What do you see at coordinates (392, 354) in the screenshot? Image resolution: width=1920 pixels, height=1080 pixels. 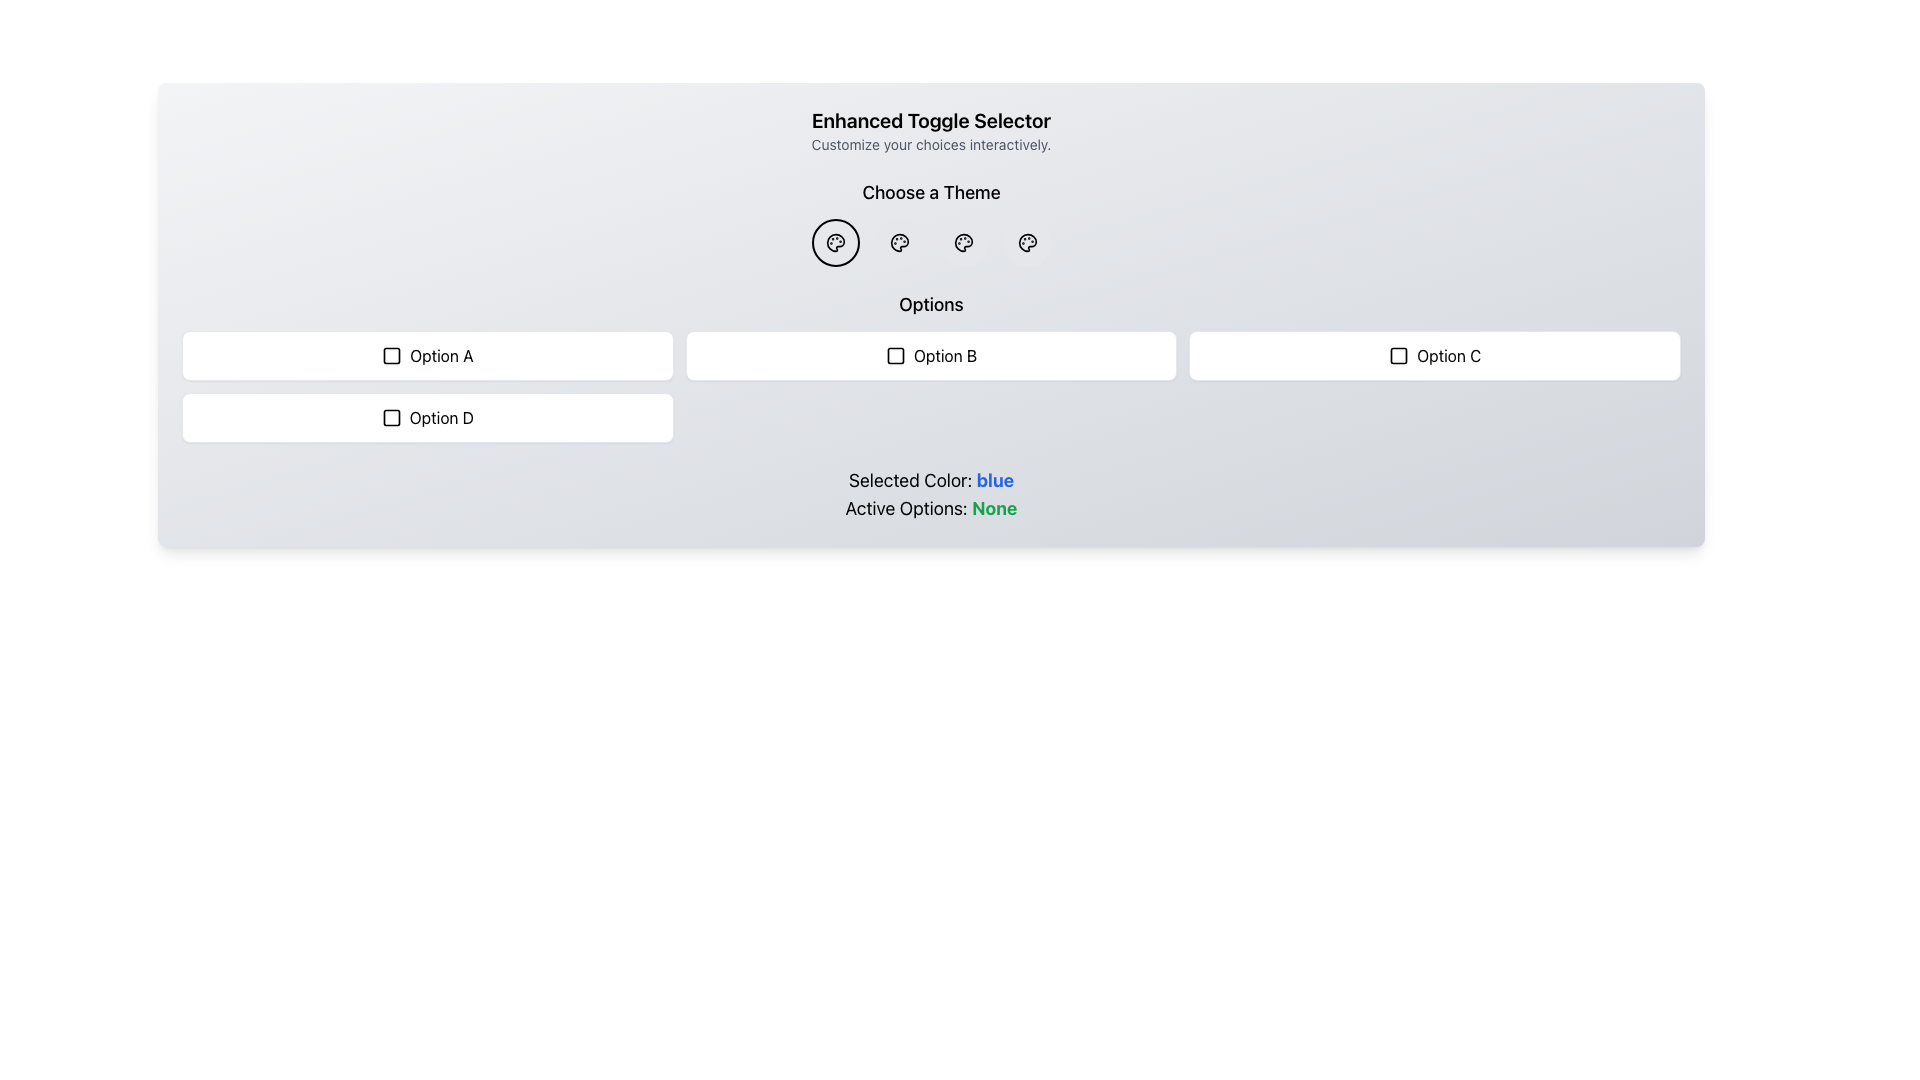 I see `the checkbox toggle indicator for 'Option A' to provide visual feedback` at bounding box center [392, 354].